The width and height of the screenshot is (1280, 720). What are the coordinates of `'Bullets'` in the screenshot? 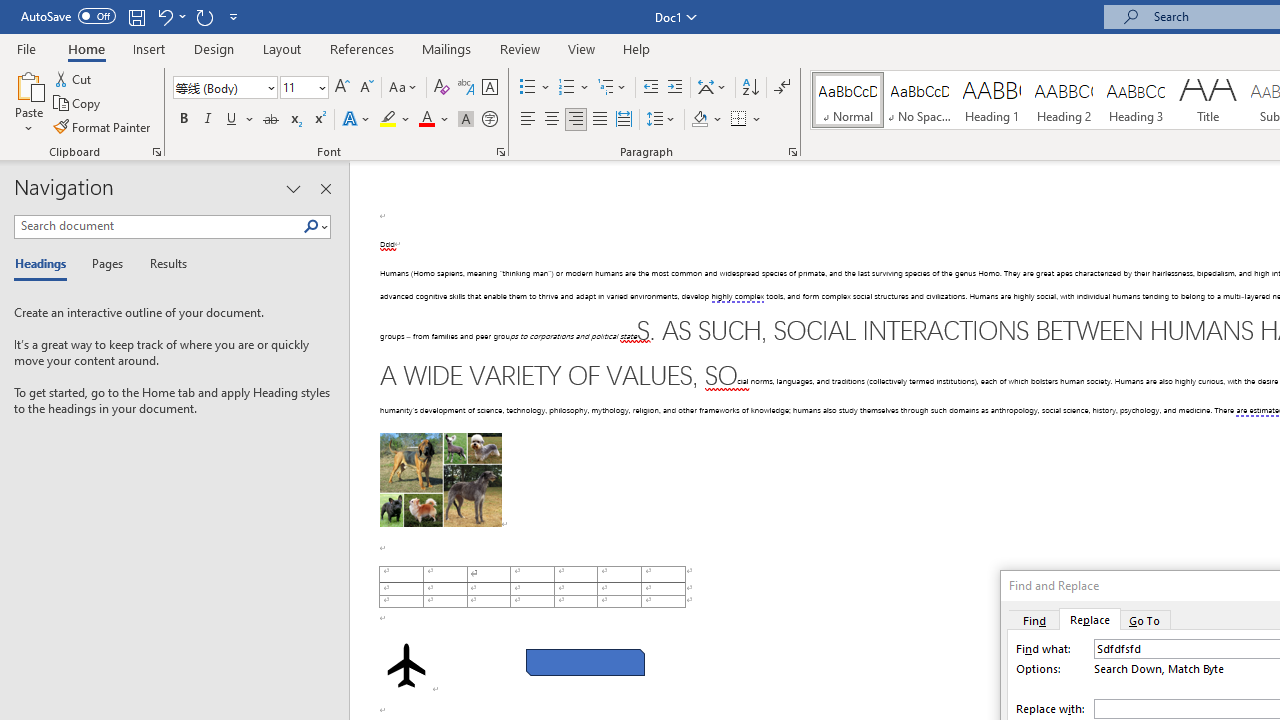 It's located at (535, 86).